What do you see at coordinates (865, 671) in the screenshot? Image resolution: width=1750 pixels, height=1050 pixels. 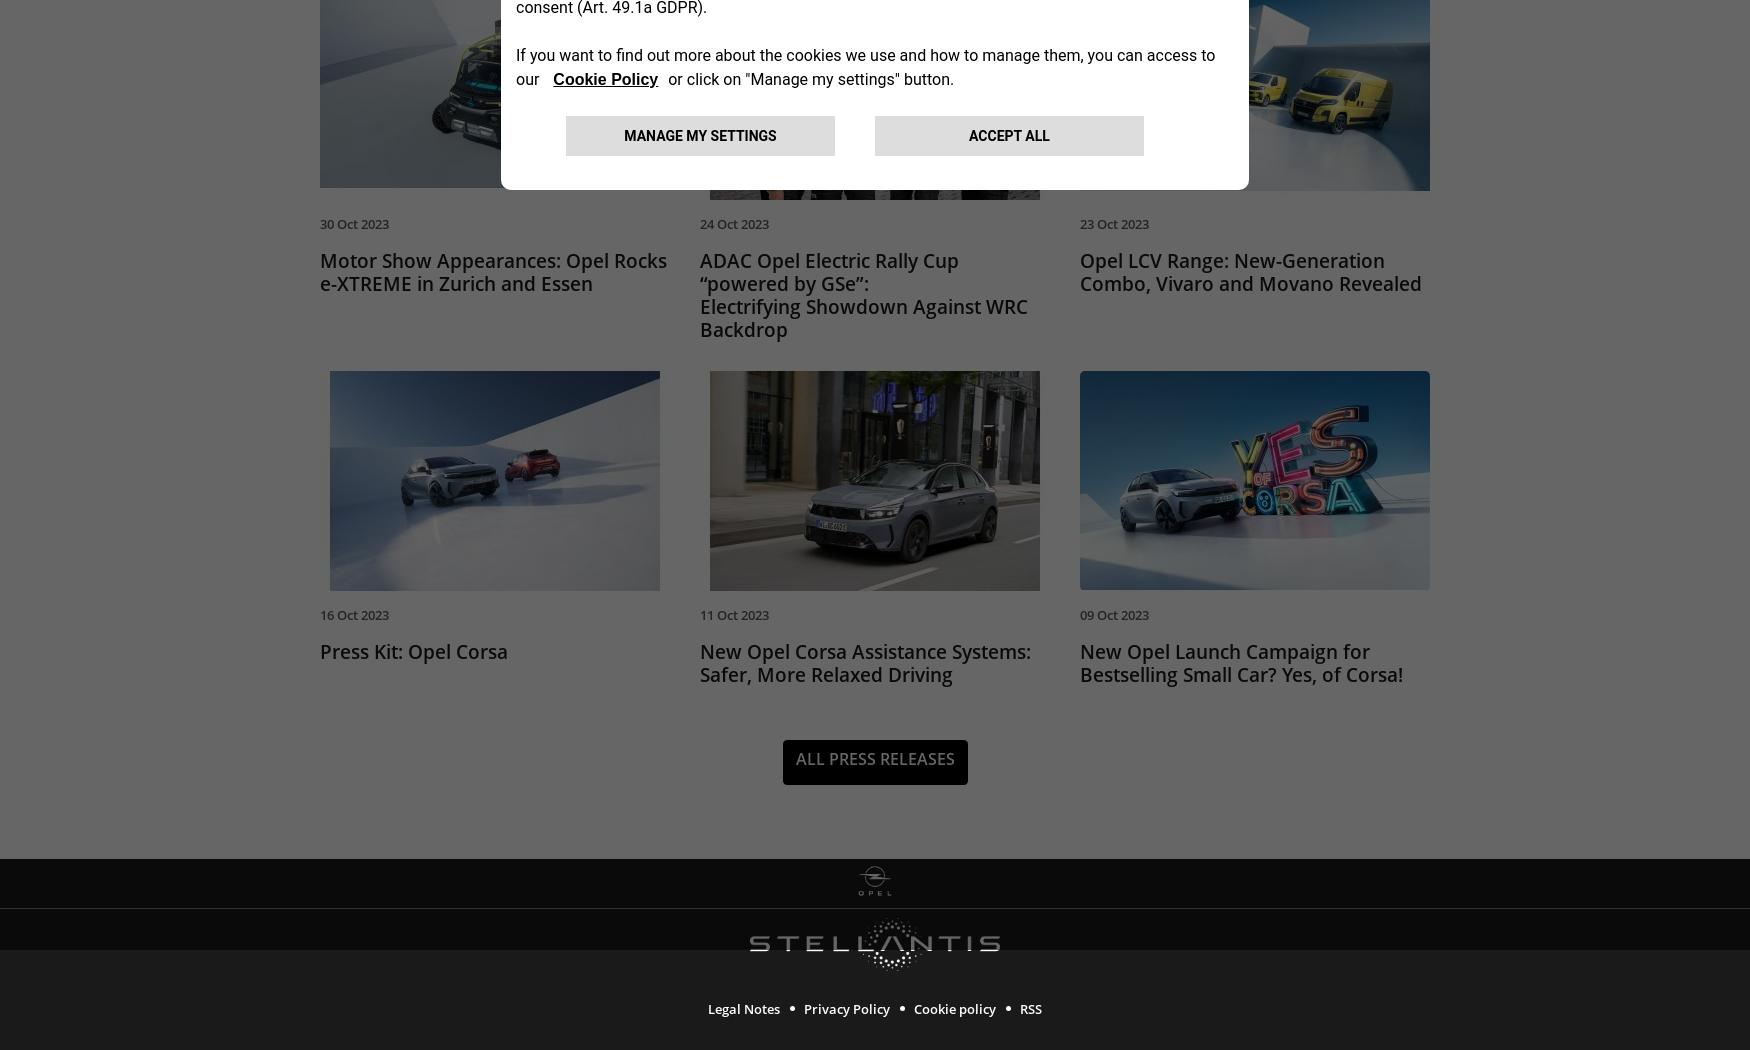 I see `'New Opel Corsa Assistance Systems: Safer, More Relaxed Driving'` at bounding box center [865, 671].